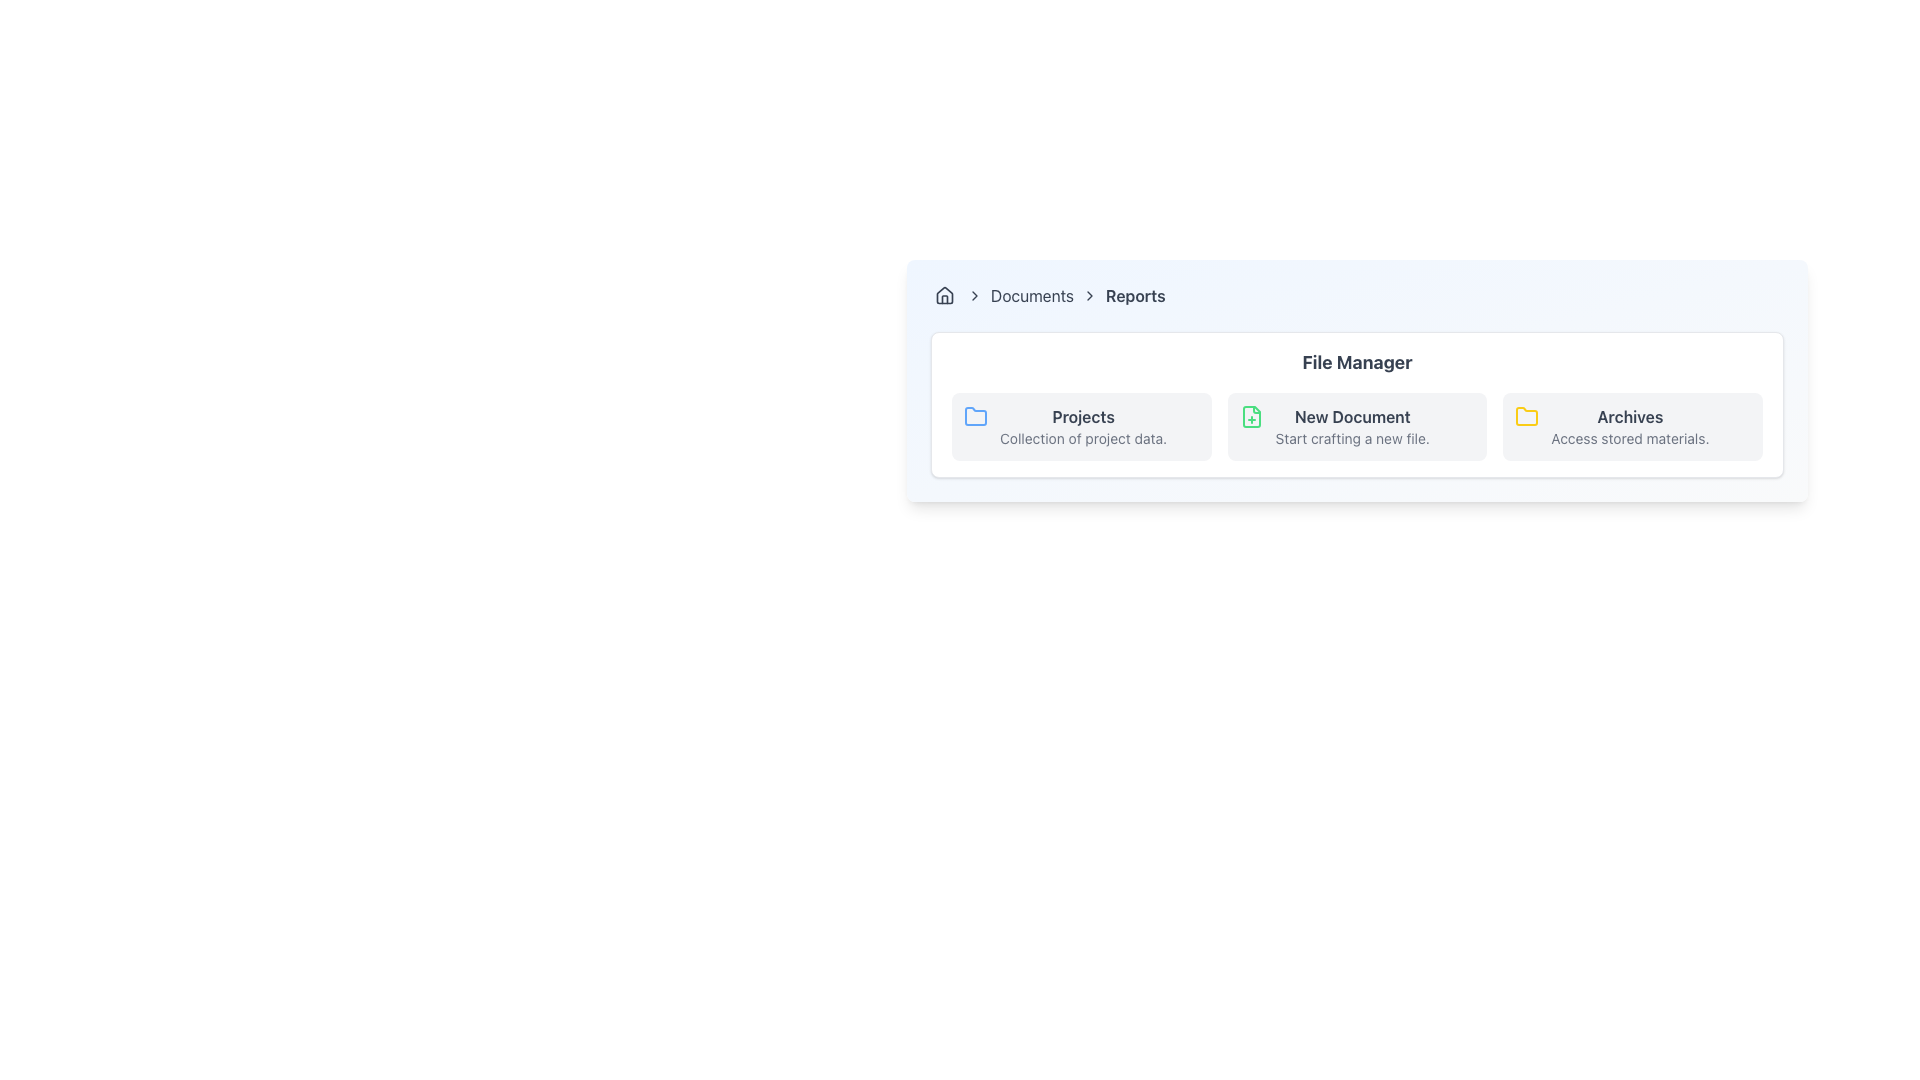 The width and height of the screenshot is (1920, 1080). I want to click on the house icon located in the breadcrumb navigation bar, which is the first icon to the left of the text 'Documents', so click(944, 296).